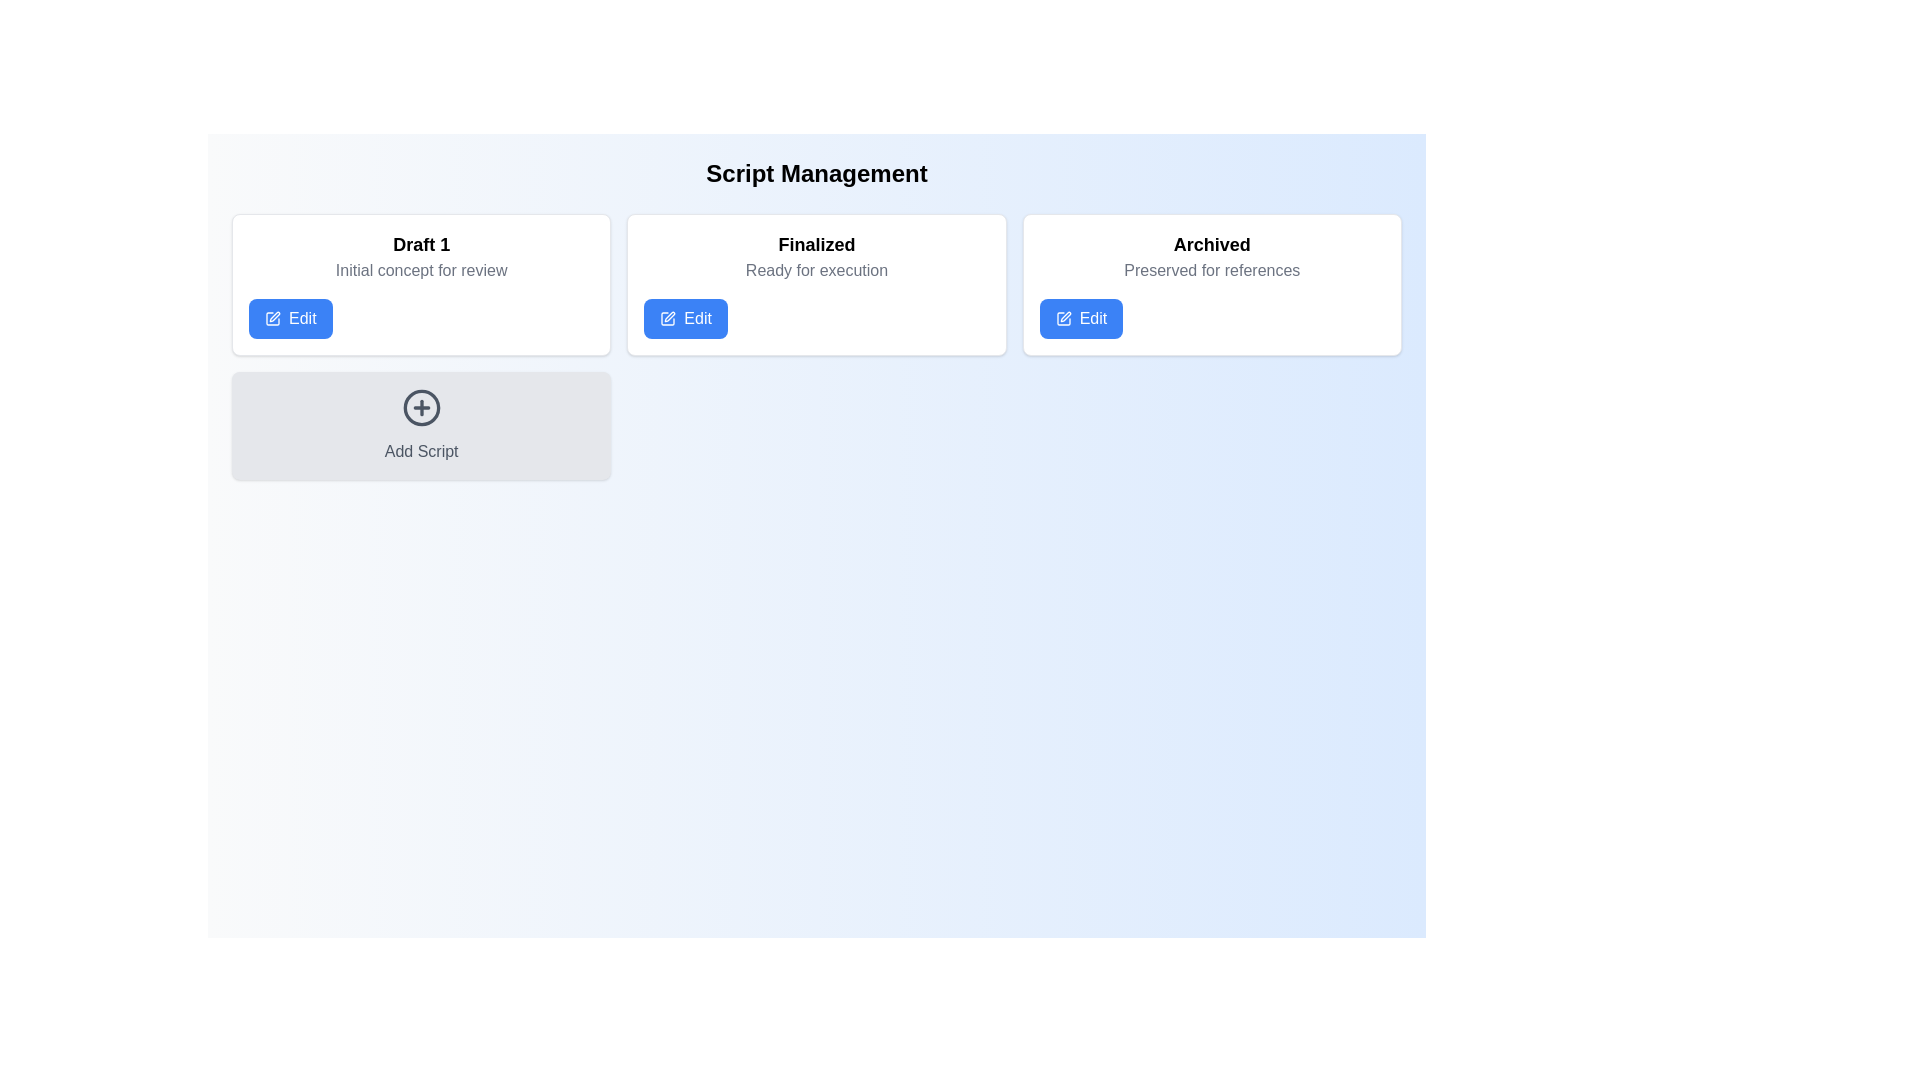  I want to click on the 'Add Script' button, which features a circular plus icon and is centrally aligned with gray styling, so click(420, 424).